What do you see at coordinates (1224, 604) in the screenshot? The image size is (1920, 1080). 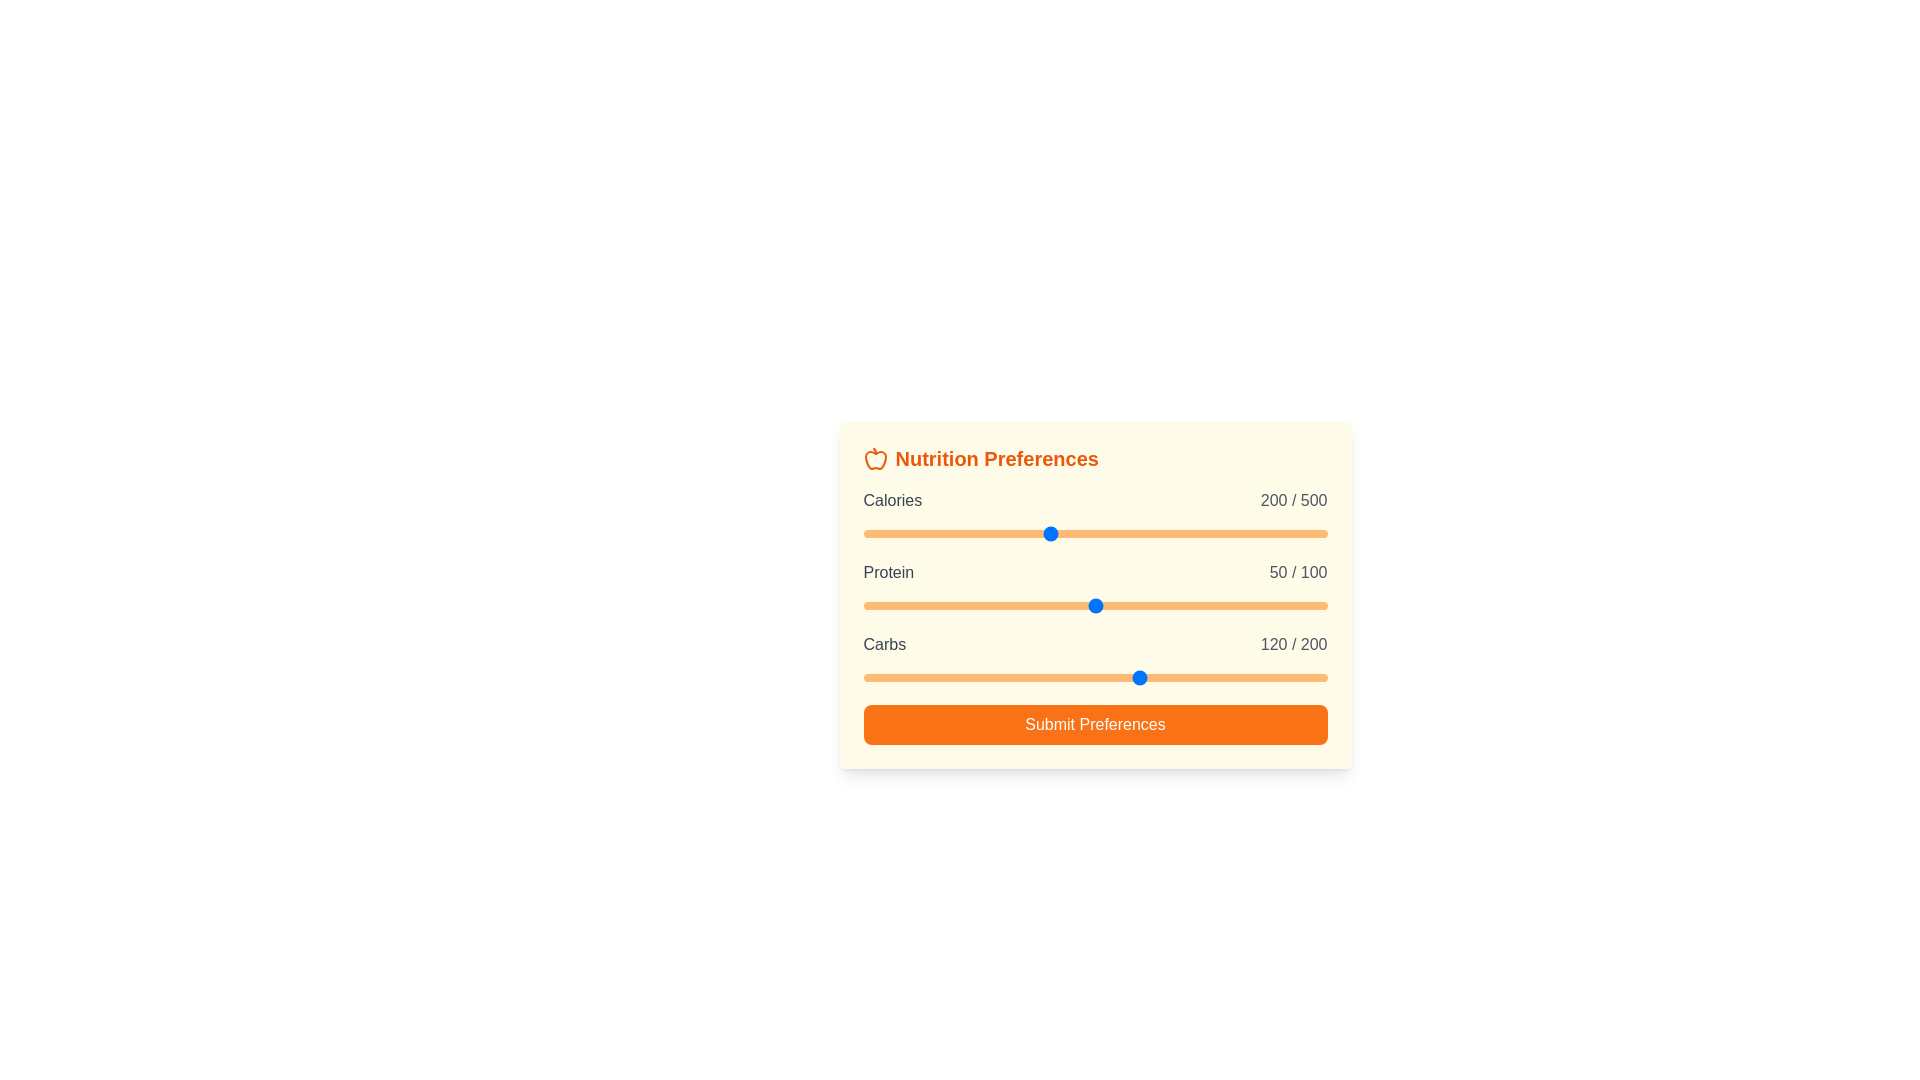 I see `the protein intake value` at bounding box center [1224, 604].